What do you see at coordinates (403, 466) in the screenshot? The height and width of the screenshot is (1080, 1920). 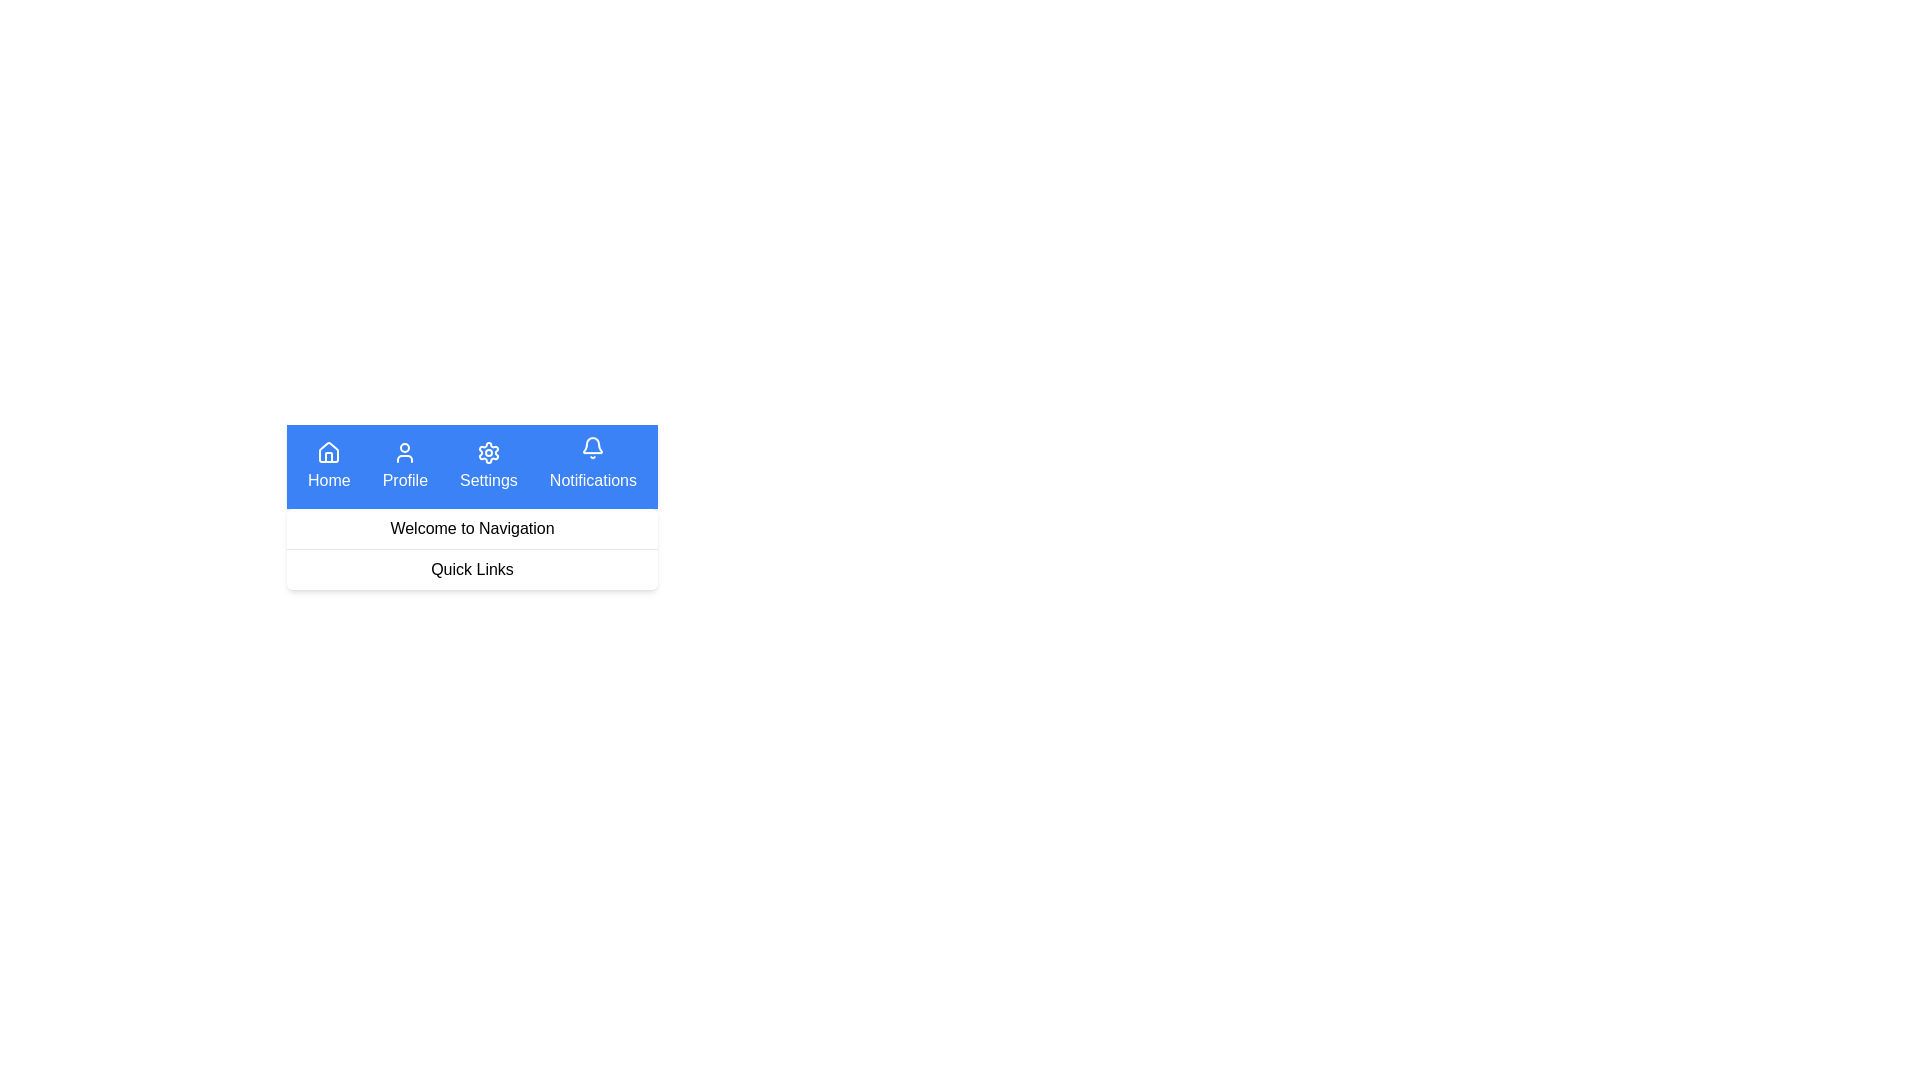 I see `the Profile navigation button` at bounding box center [403, 466].